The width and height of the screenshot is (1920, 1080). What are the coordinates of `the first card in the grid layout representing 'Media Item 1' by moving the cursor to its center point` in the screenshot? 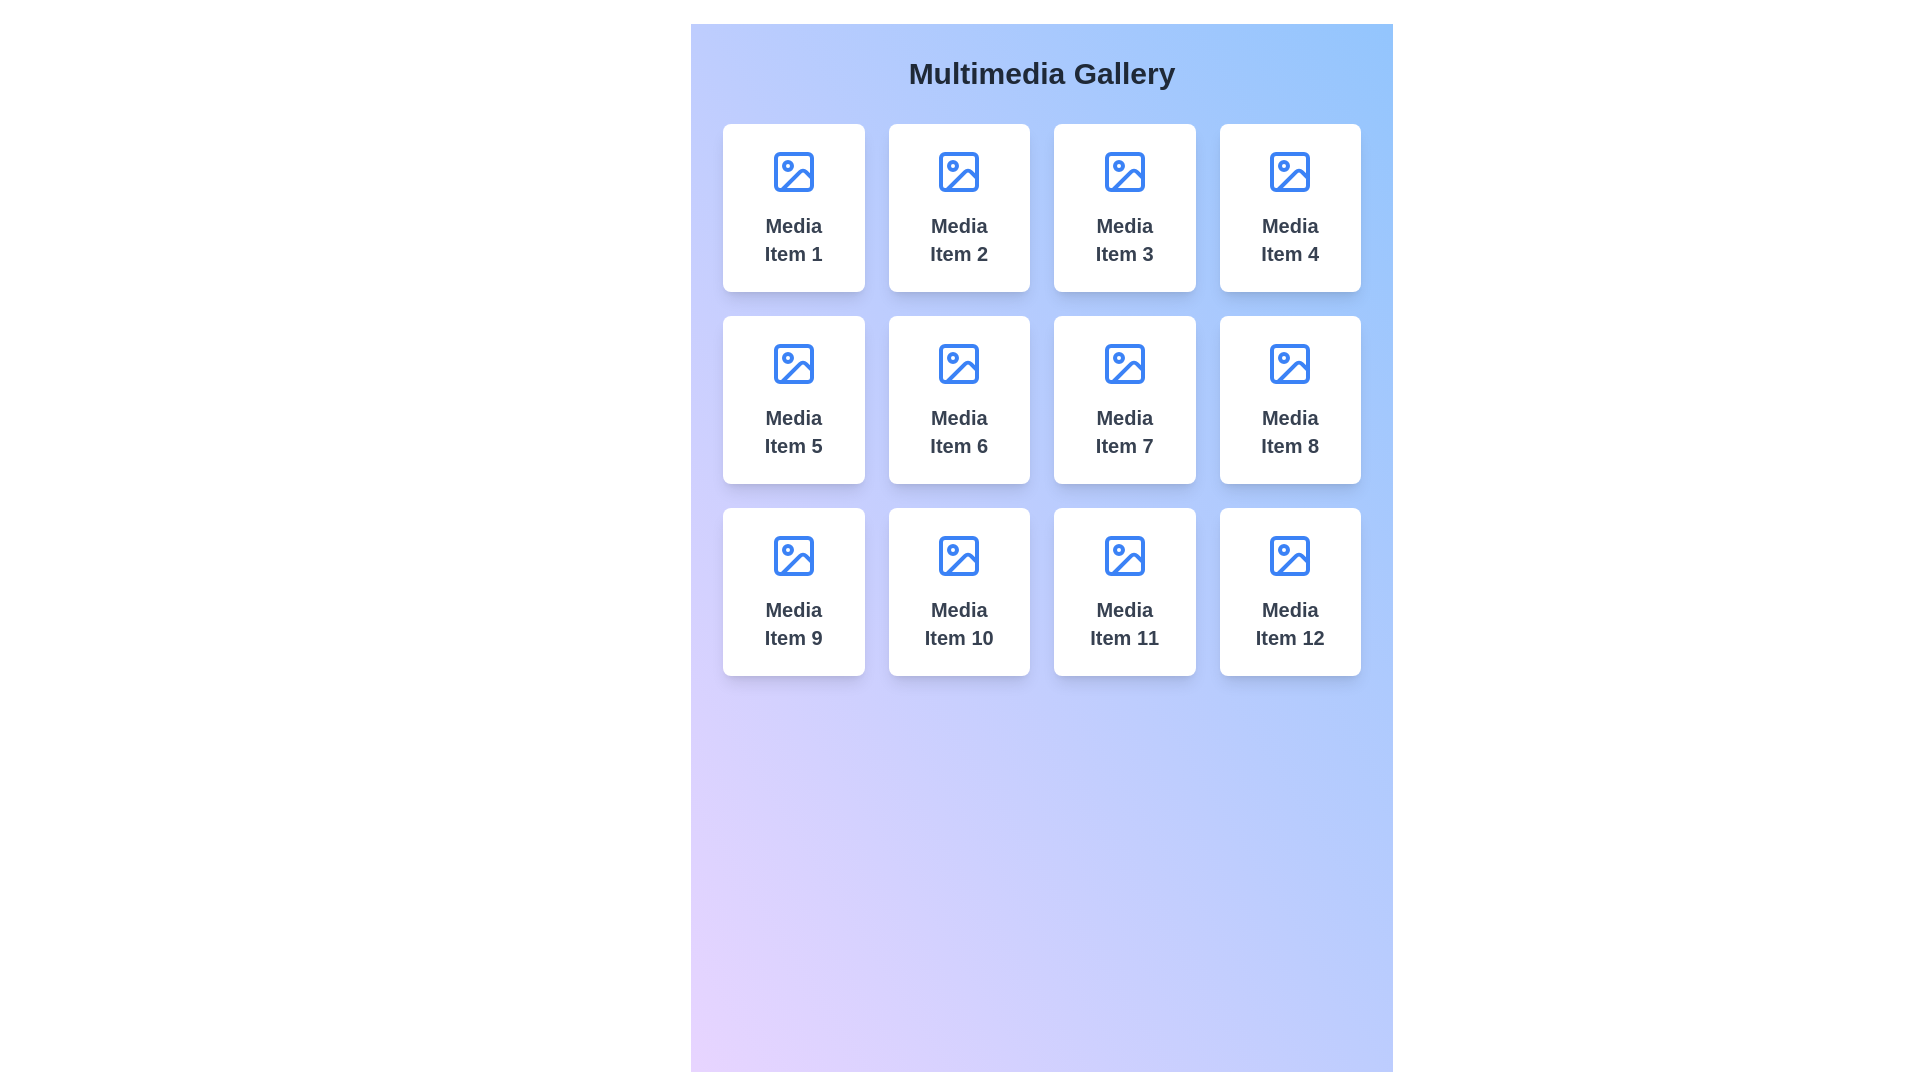 It's located at (792, 208).